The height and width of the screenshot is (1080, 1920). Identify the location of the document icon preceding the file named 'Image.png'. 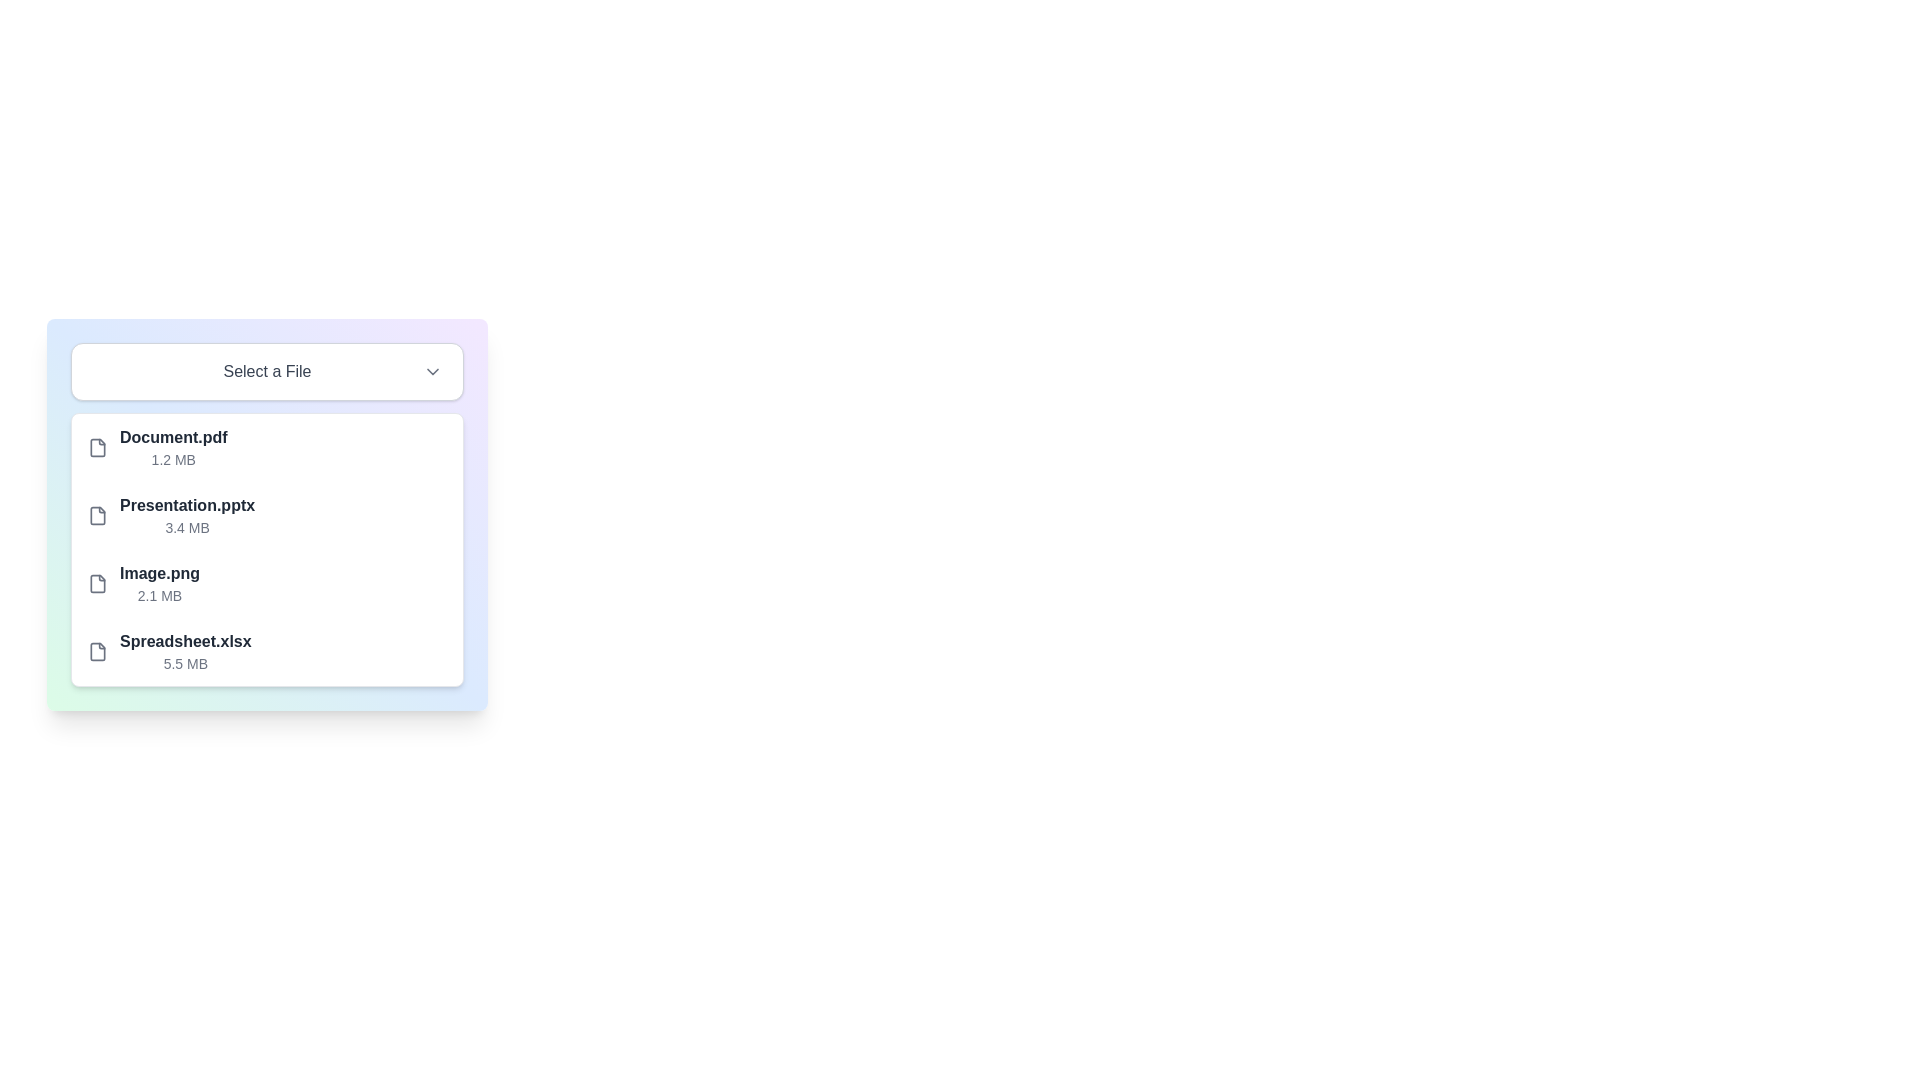
(96, 583).